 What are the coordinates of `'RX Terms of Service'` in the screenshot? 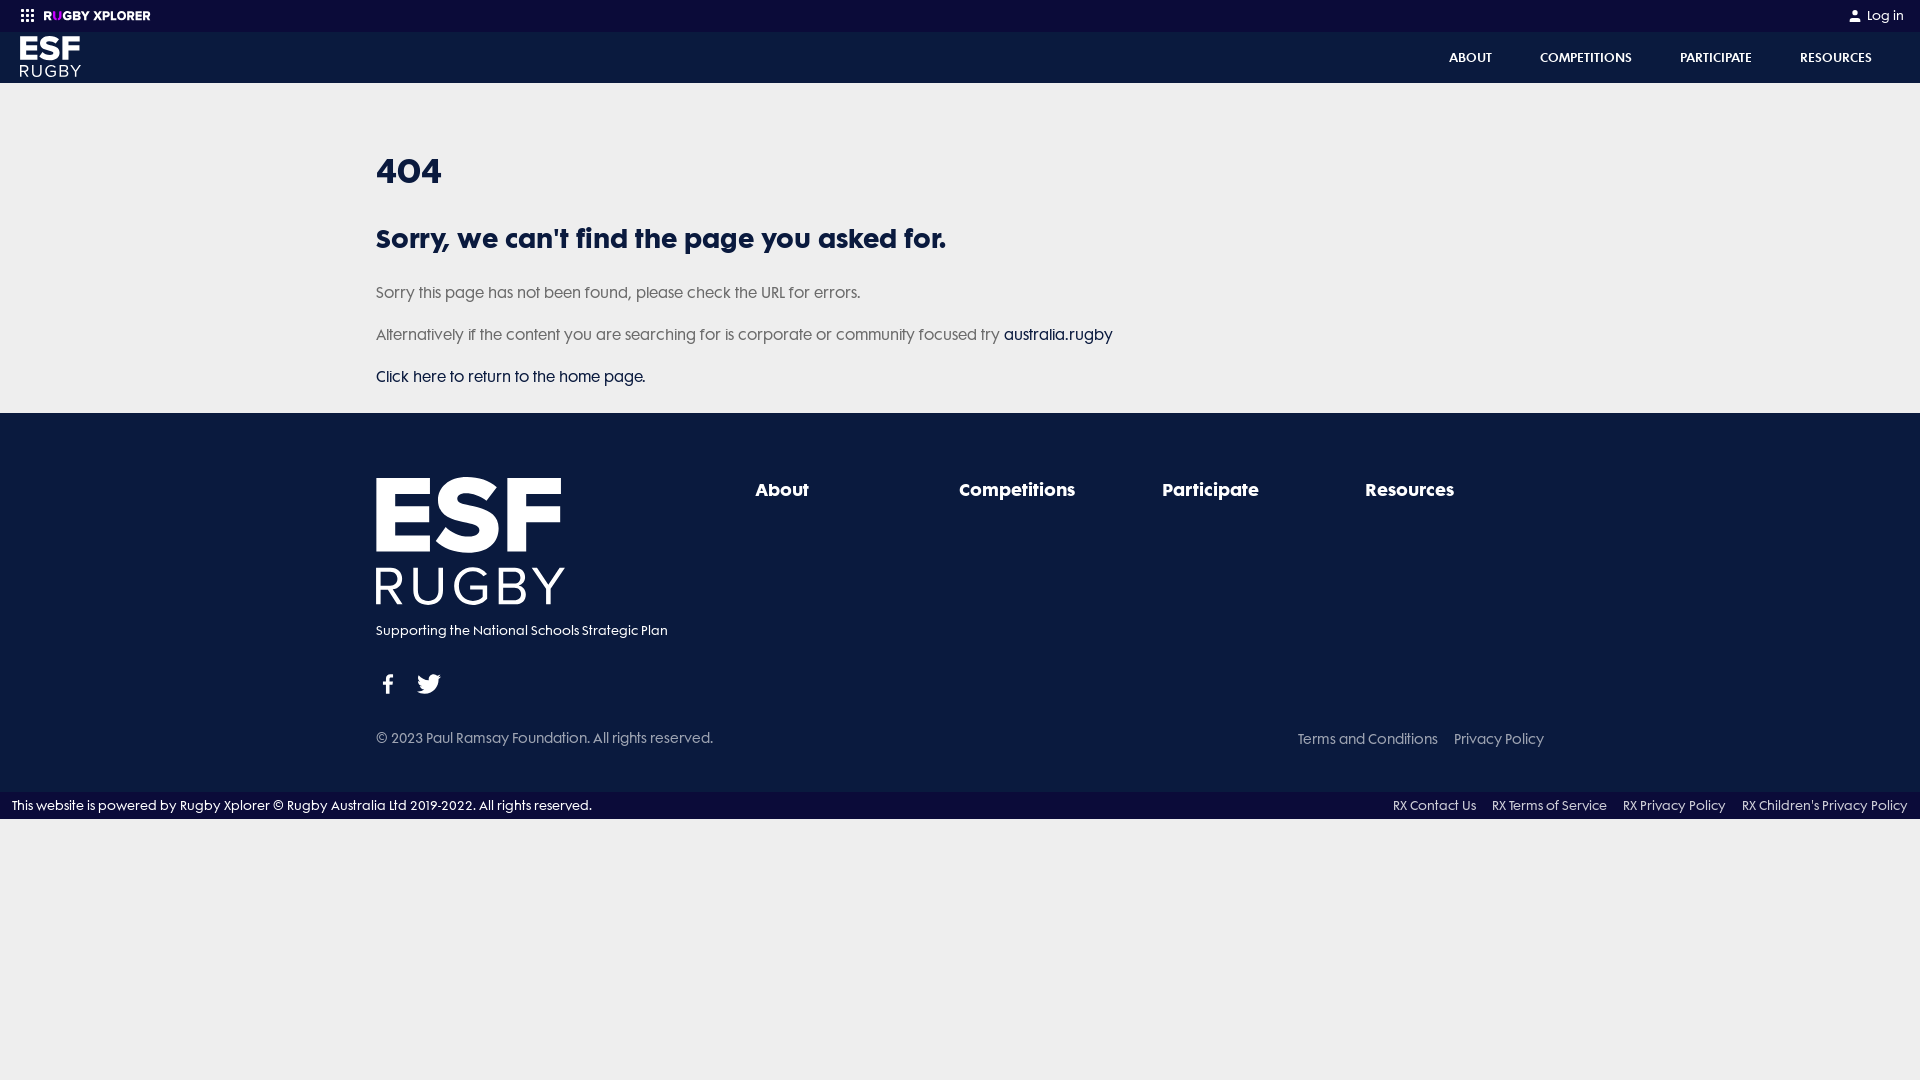 It's located at (1548, 804).